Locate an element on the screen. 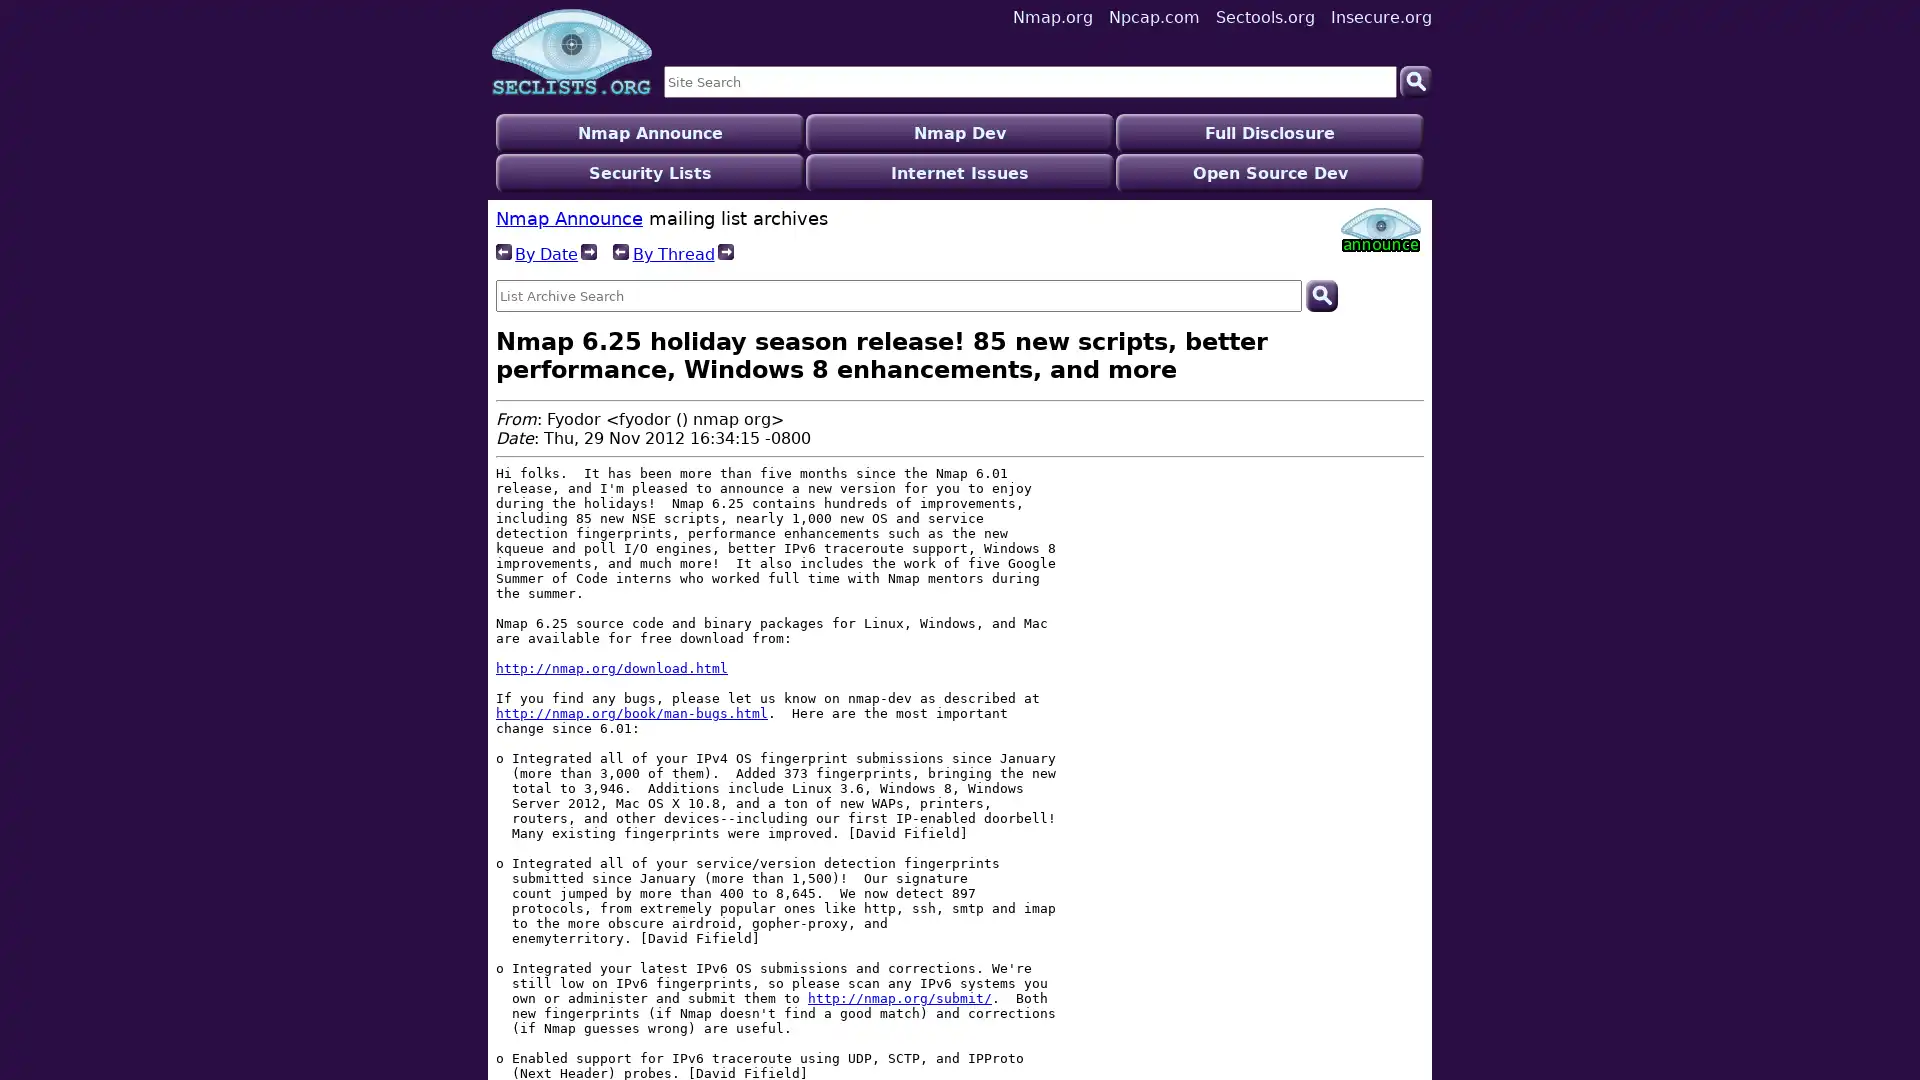 The height and width of the screenshot is (1080, 1920). Search is located at coordinates (1415, 80).